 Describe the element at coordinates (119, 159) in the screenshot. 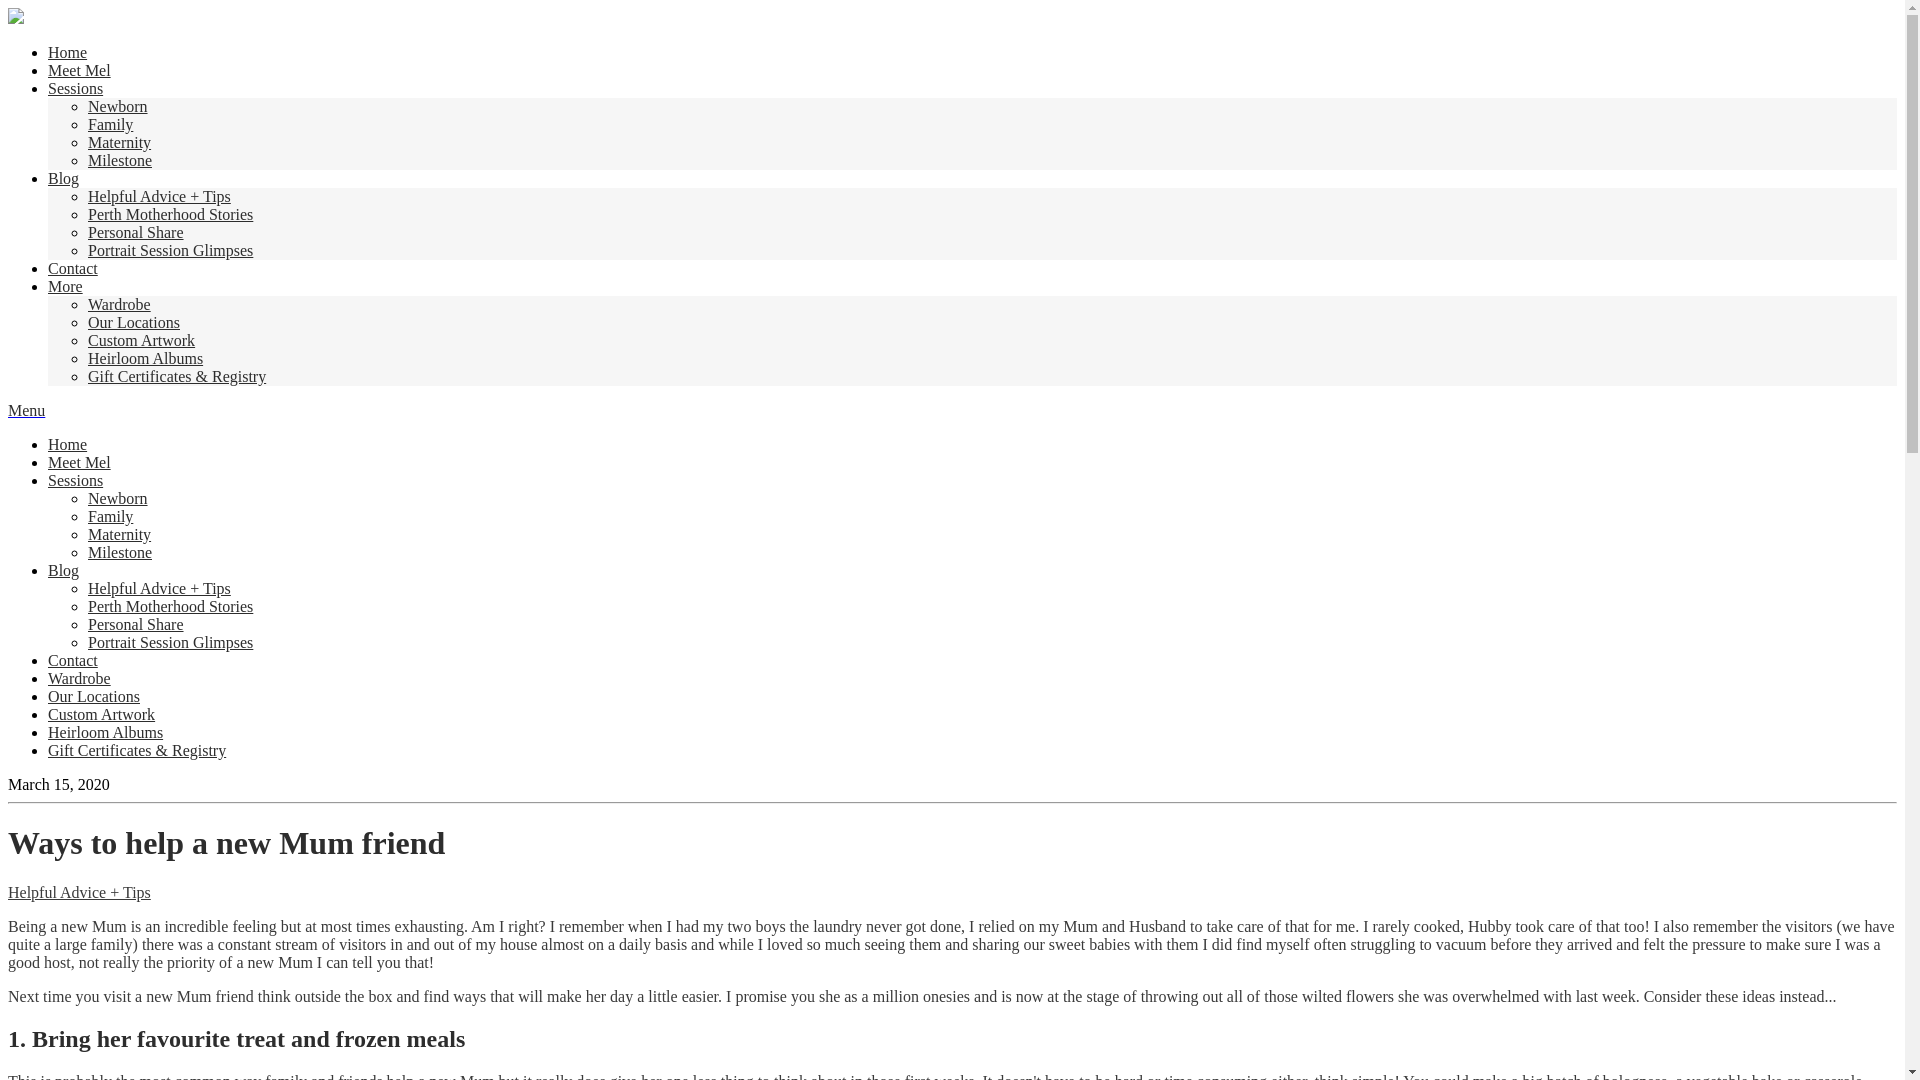

I see `'Milestone'` at that location.